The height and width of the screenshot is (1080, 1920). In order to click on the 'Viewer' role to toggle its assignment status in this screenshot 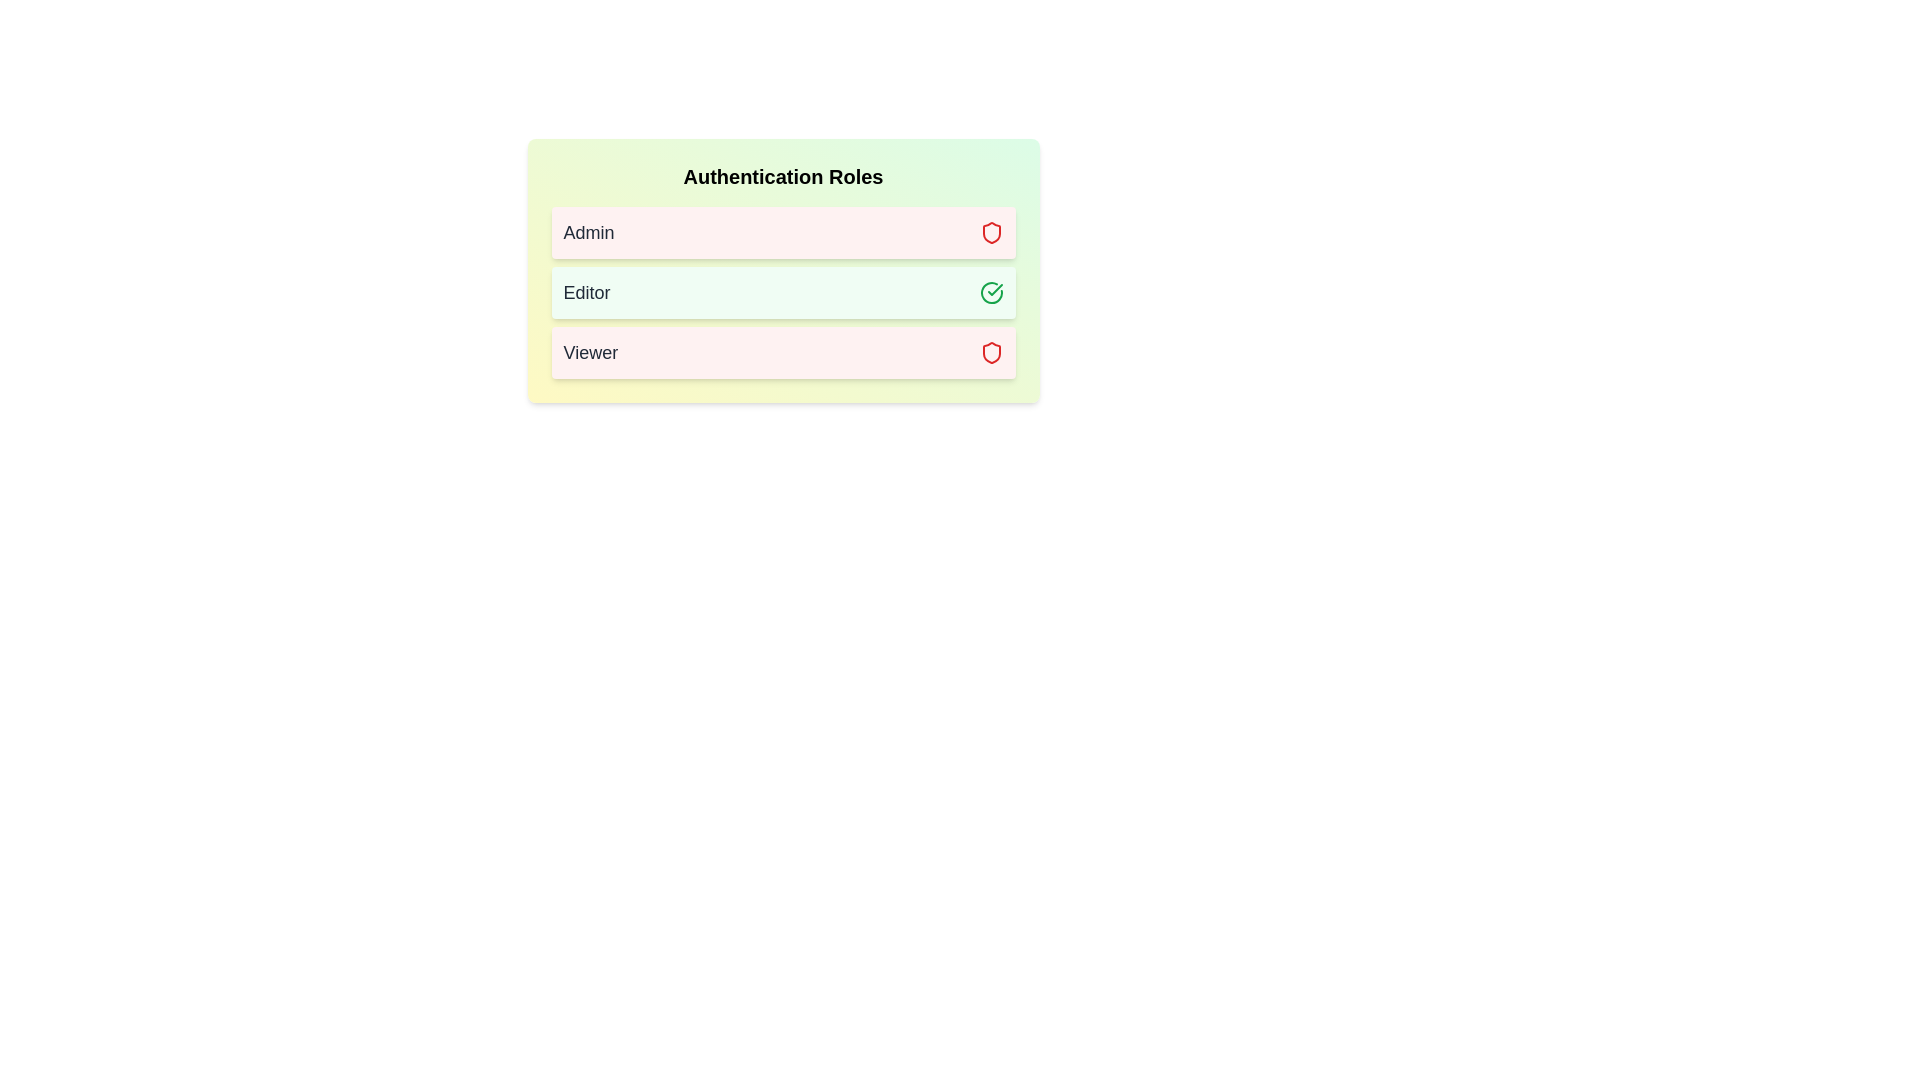, I will do `click(782, 352)`.